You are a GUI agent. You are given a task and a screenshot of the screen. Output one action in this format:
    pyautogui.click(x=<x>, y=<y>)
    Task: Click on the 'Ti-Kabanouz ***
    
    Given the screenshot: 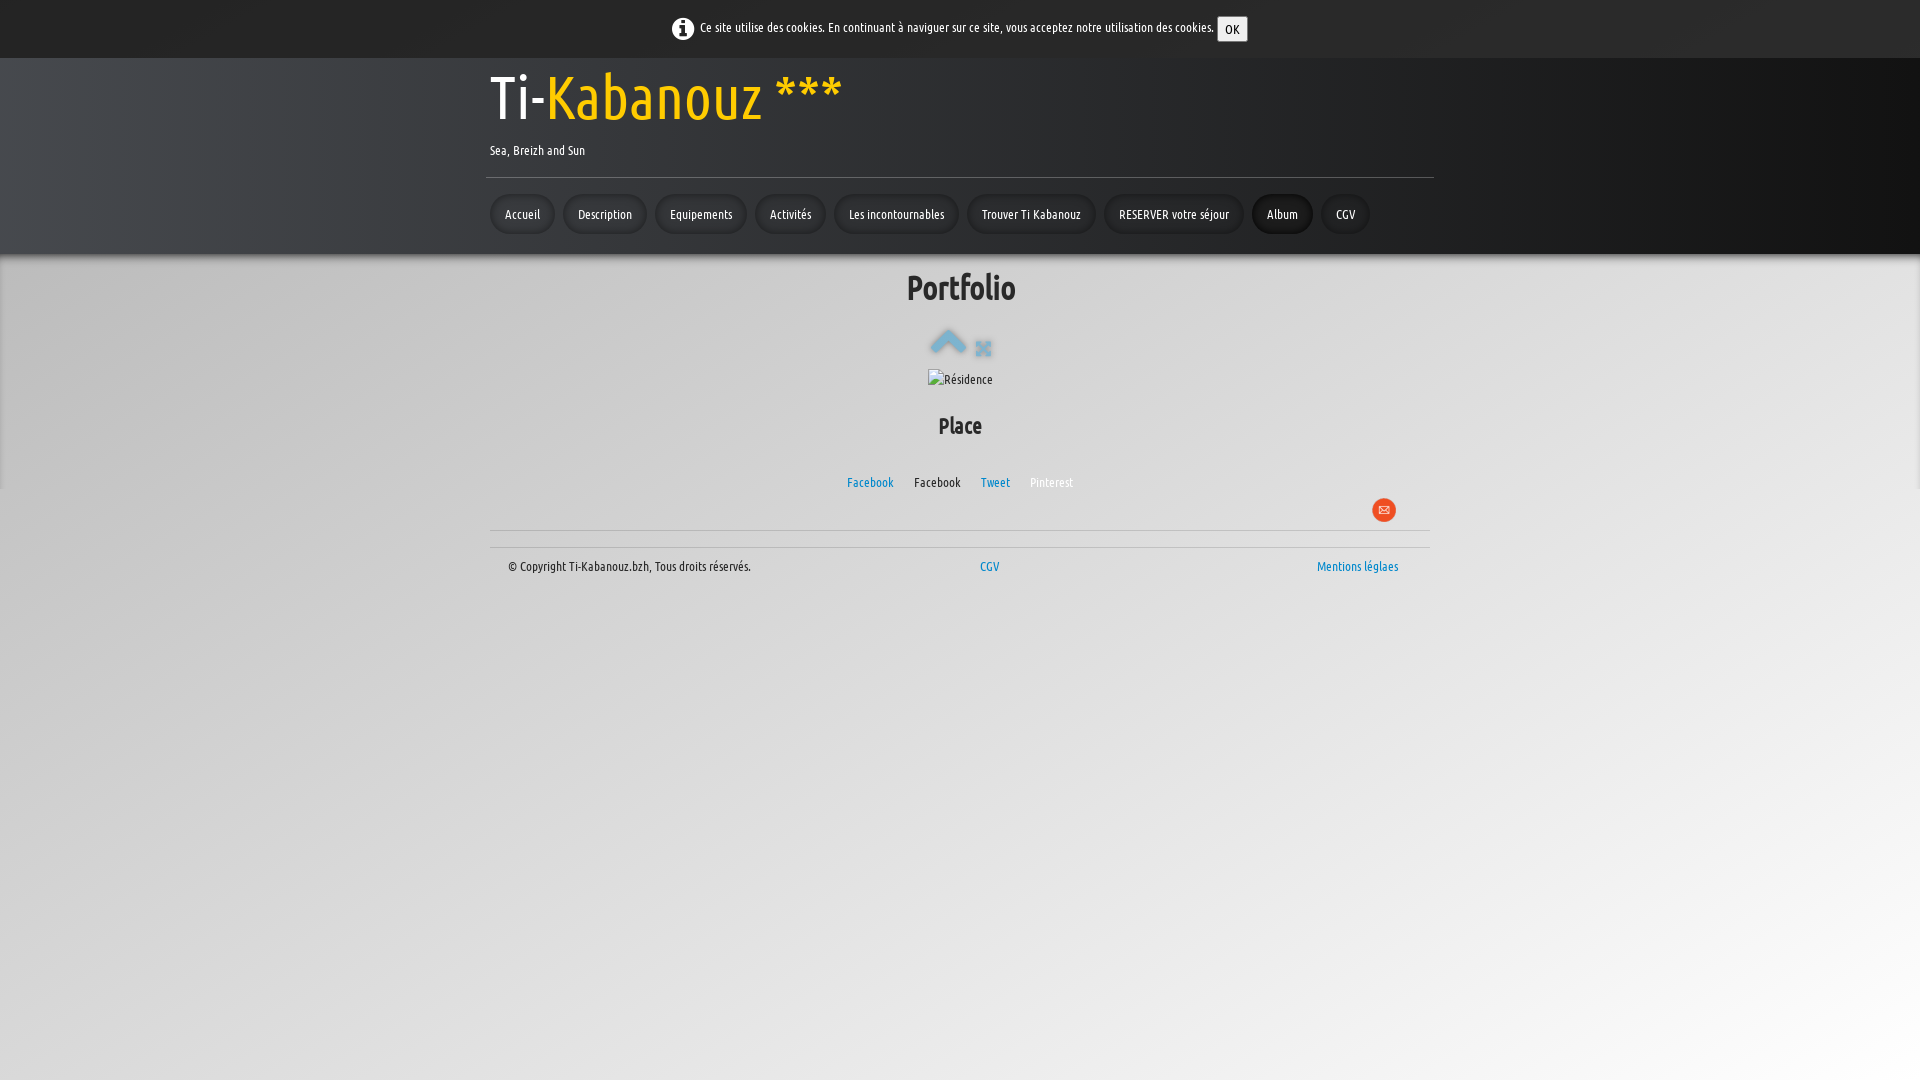 What is the action you would take?
    pyautogui.click(x=666, y=110)
    